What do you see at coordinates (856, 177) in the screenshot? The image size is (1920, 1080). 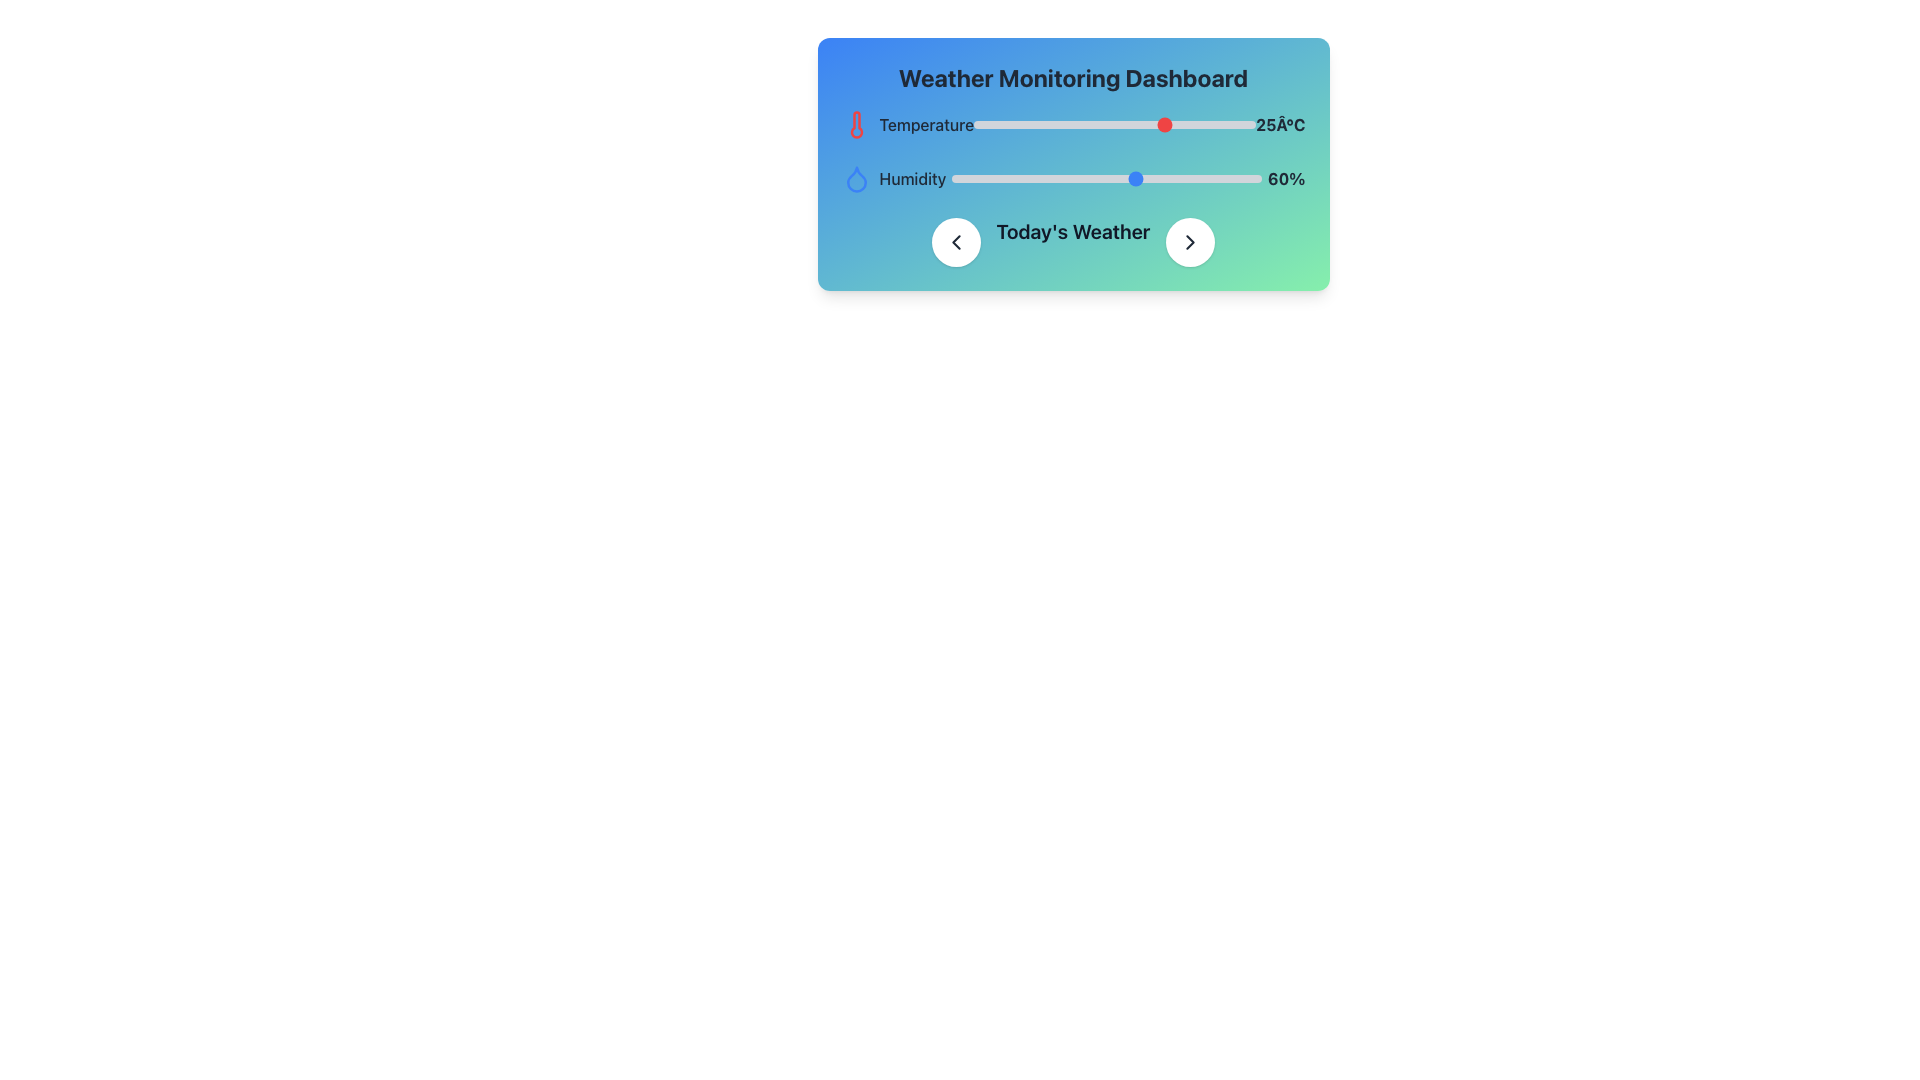 I see `the blue droplet icon representing humidity, located to the left of the 'Humidity' text in the interface` at bounding box center [856, 177].